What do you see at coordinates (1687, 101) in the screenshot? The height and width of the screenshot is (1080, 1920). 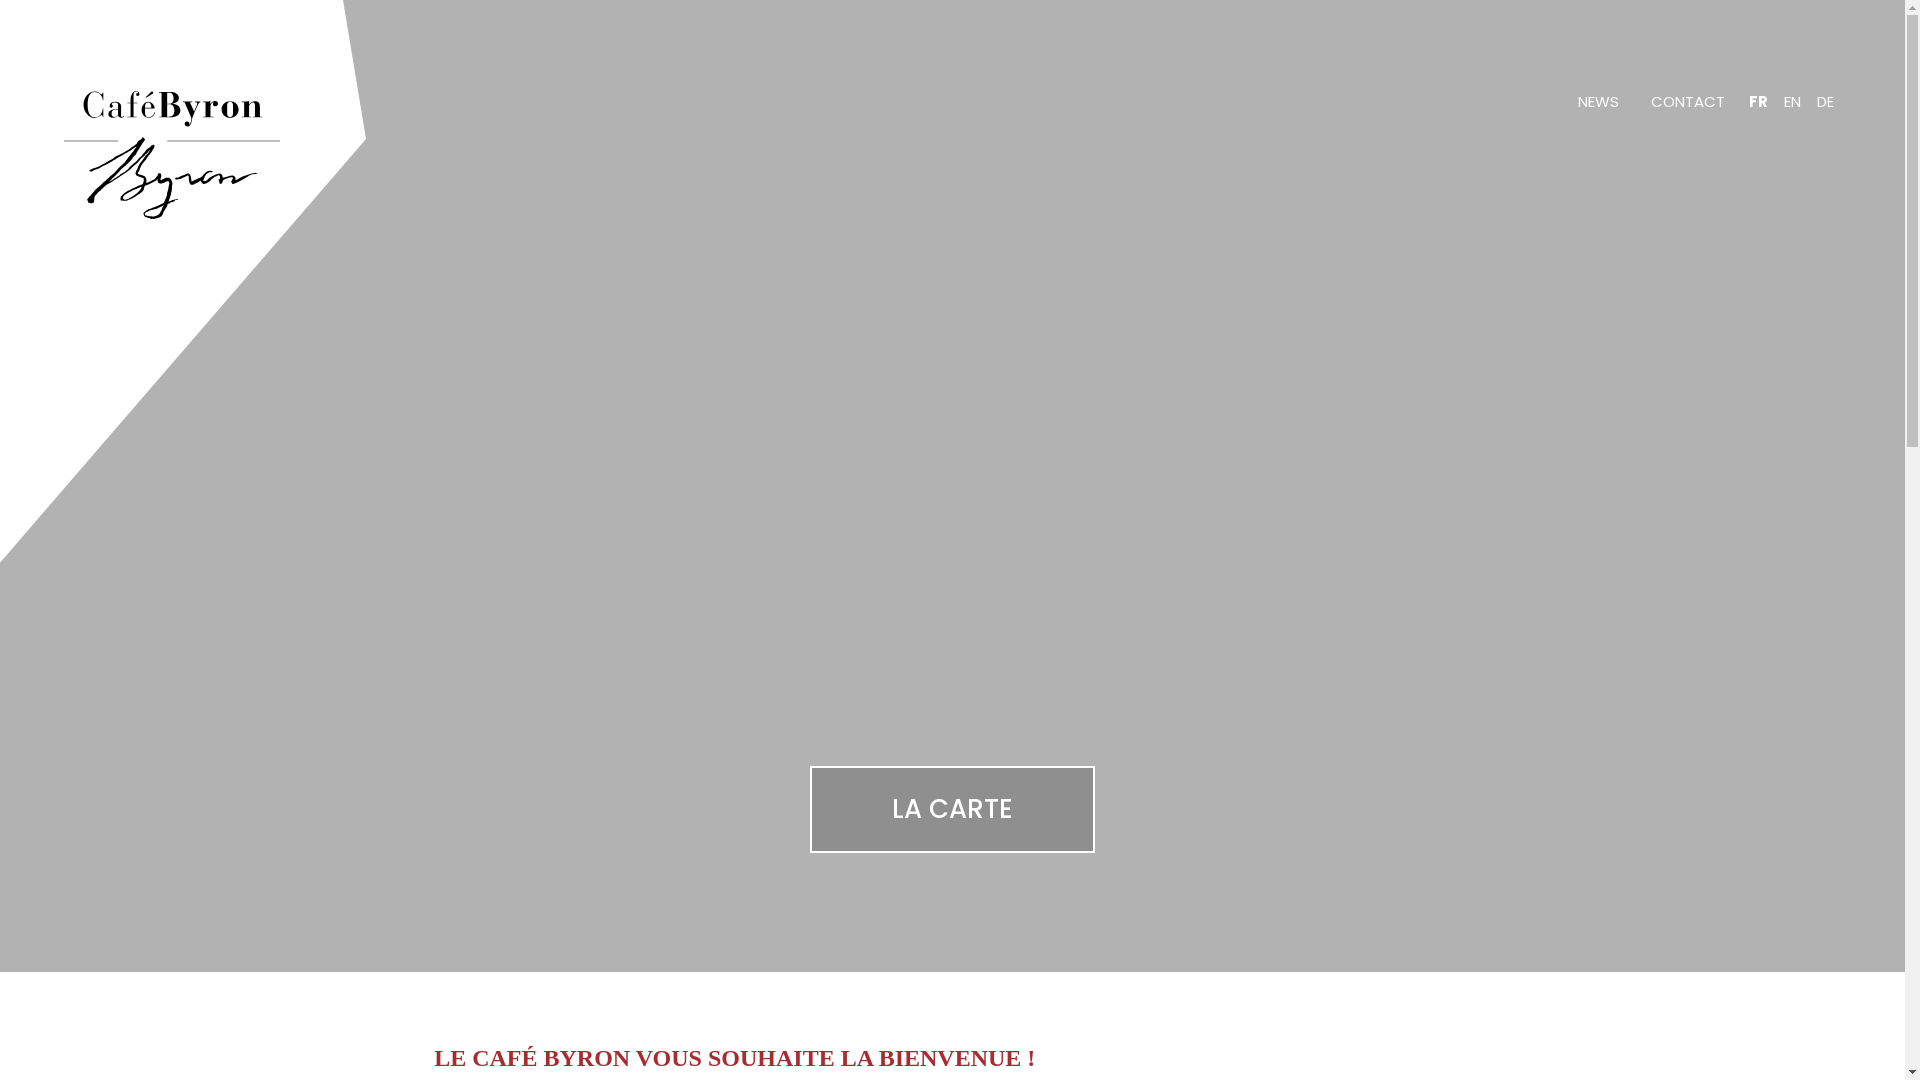 I see `'CONTACT'` at bounding box center [1687, 101].